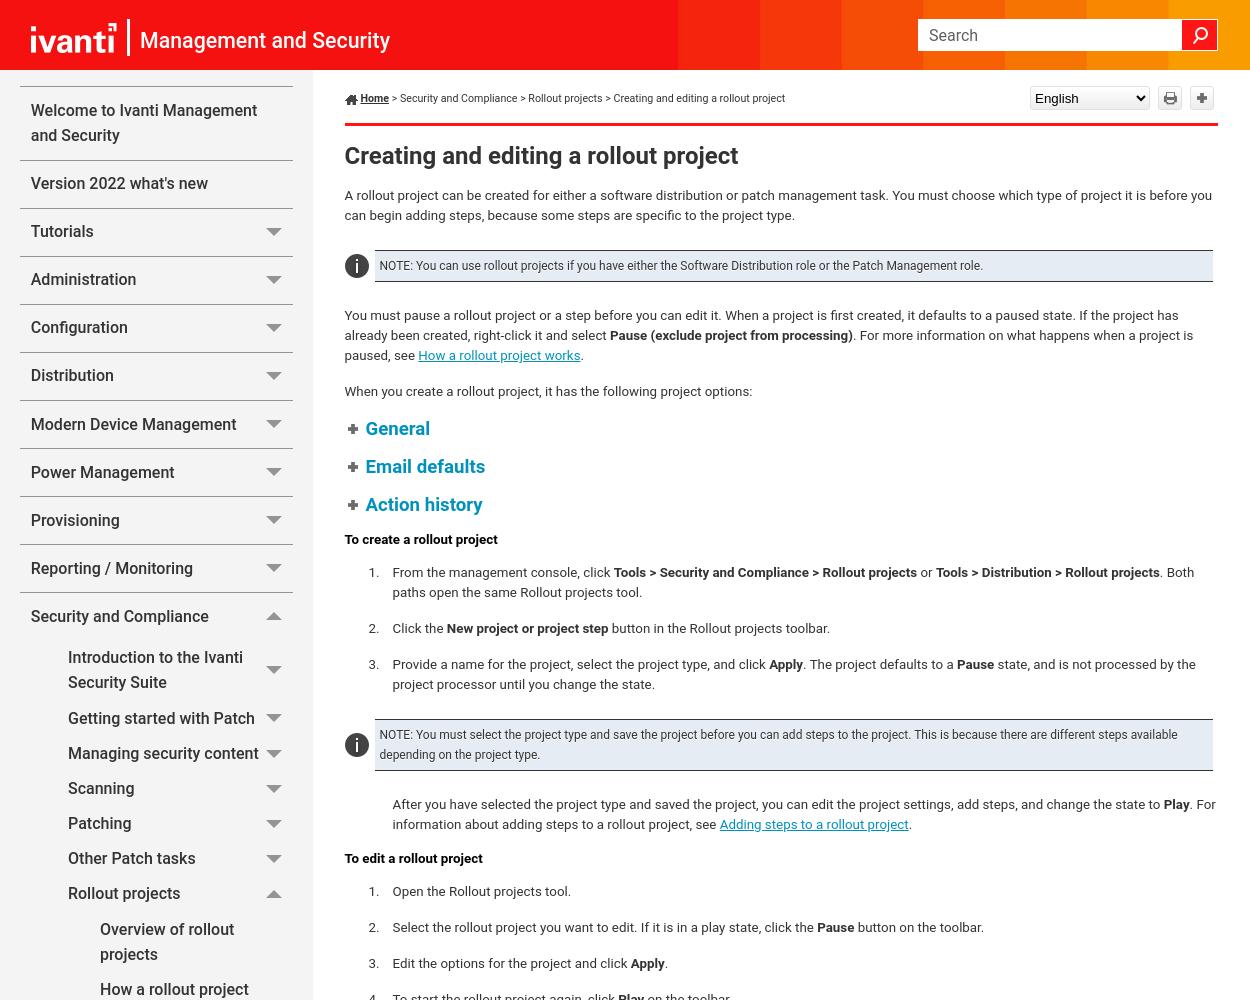  I want to click on 'Welcome to Ivanti Management and Security', so click(143, 121).